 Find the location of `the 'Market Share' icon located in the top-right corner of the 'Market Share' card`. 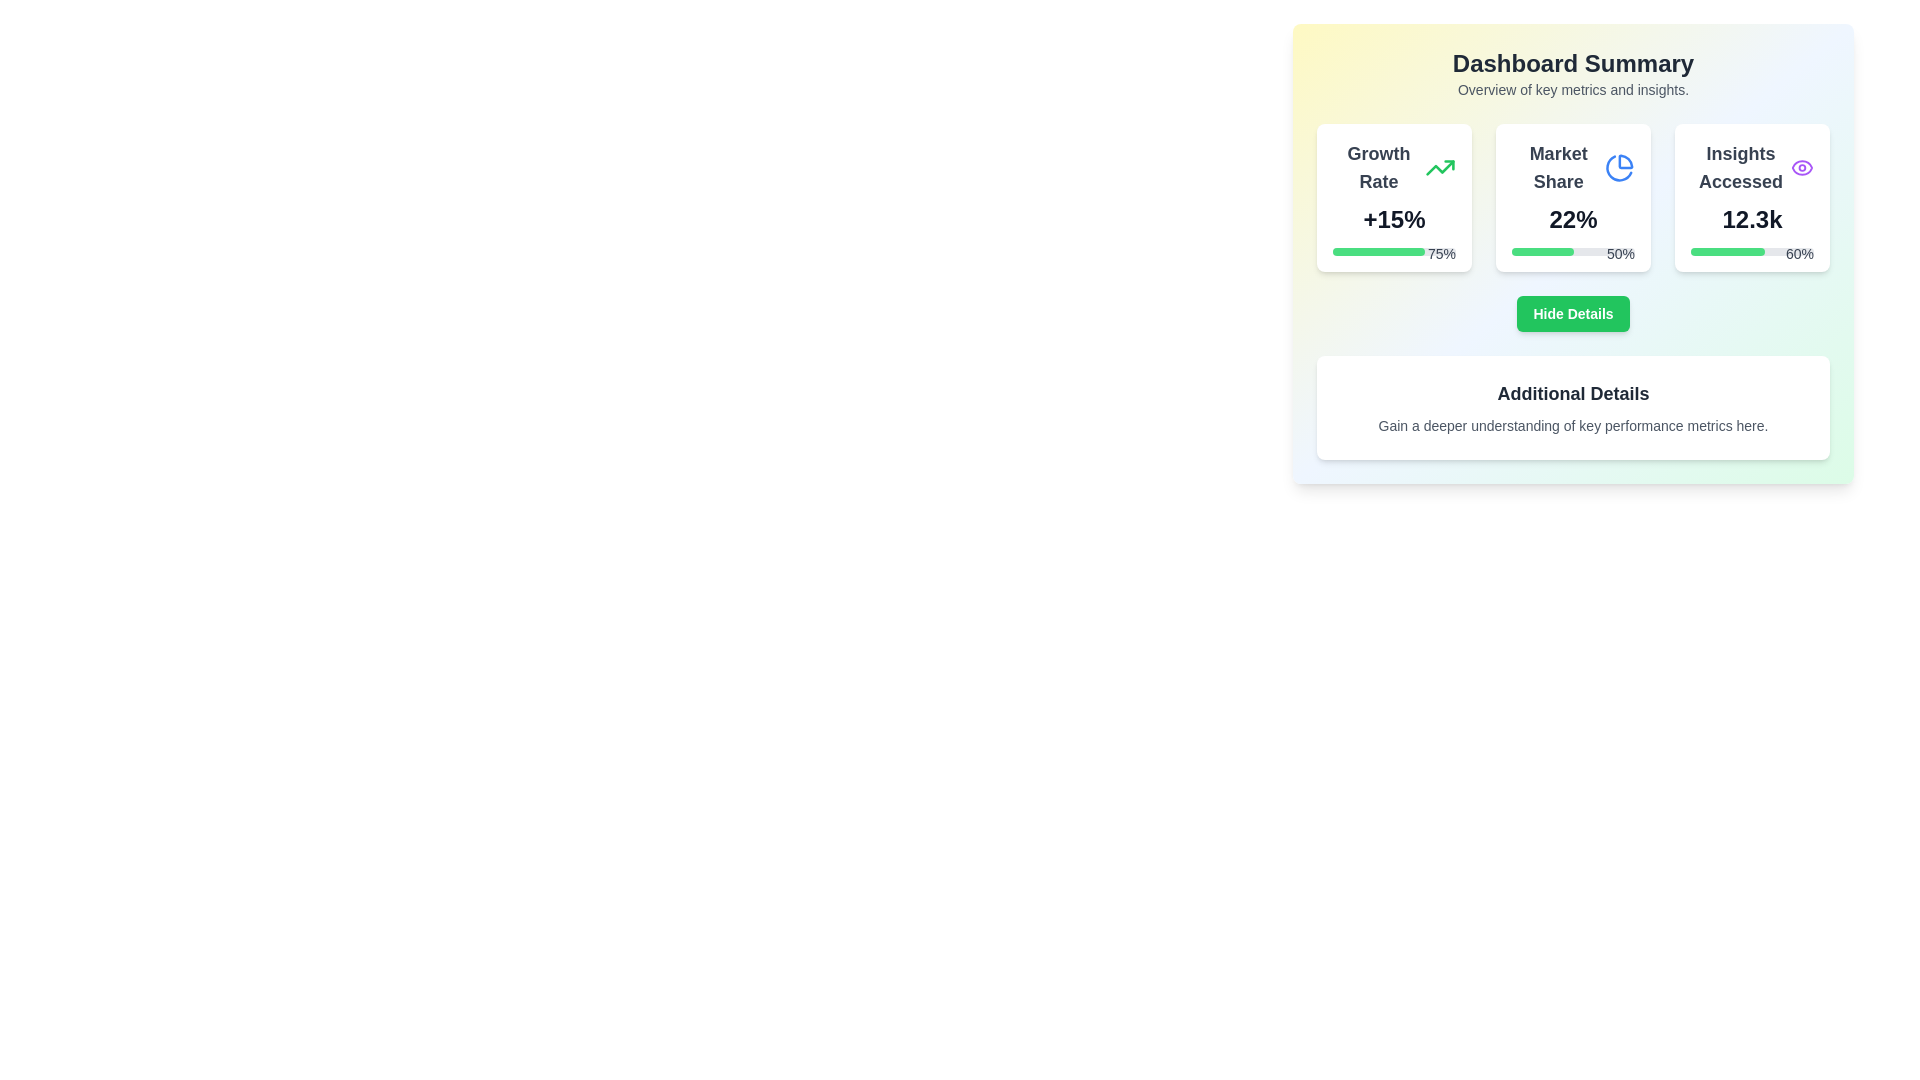

the 'Market Share' icon located in the top-right corner of the 'Market Share' card is located at coordinates (1619, 167).